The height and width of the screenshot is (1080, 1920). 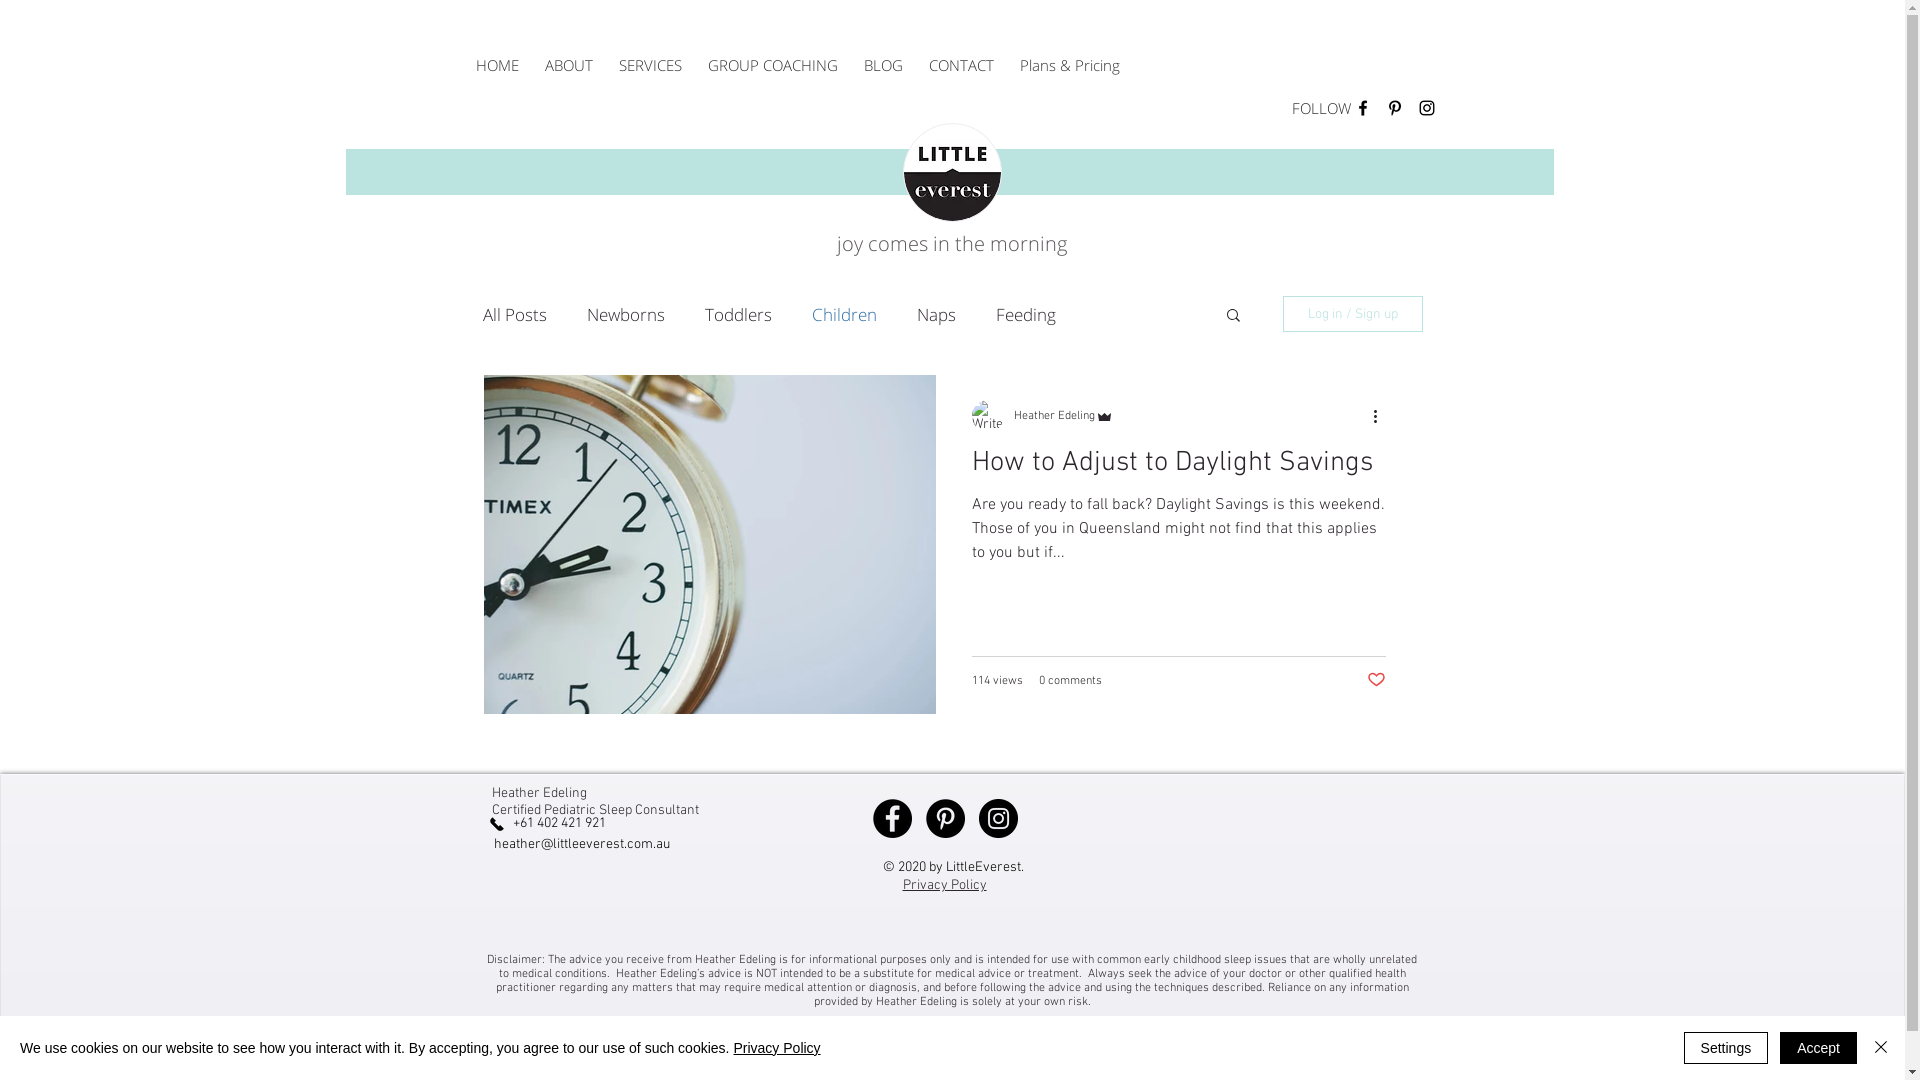 I want to click on 'Accept', so click(x=1818, y=1047).